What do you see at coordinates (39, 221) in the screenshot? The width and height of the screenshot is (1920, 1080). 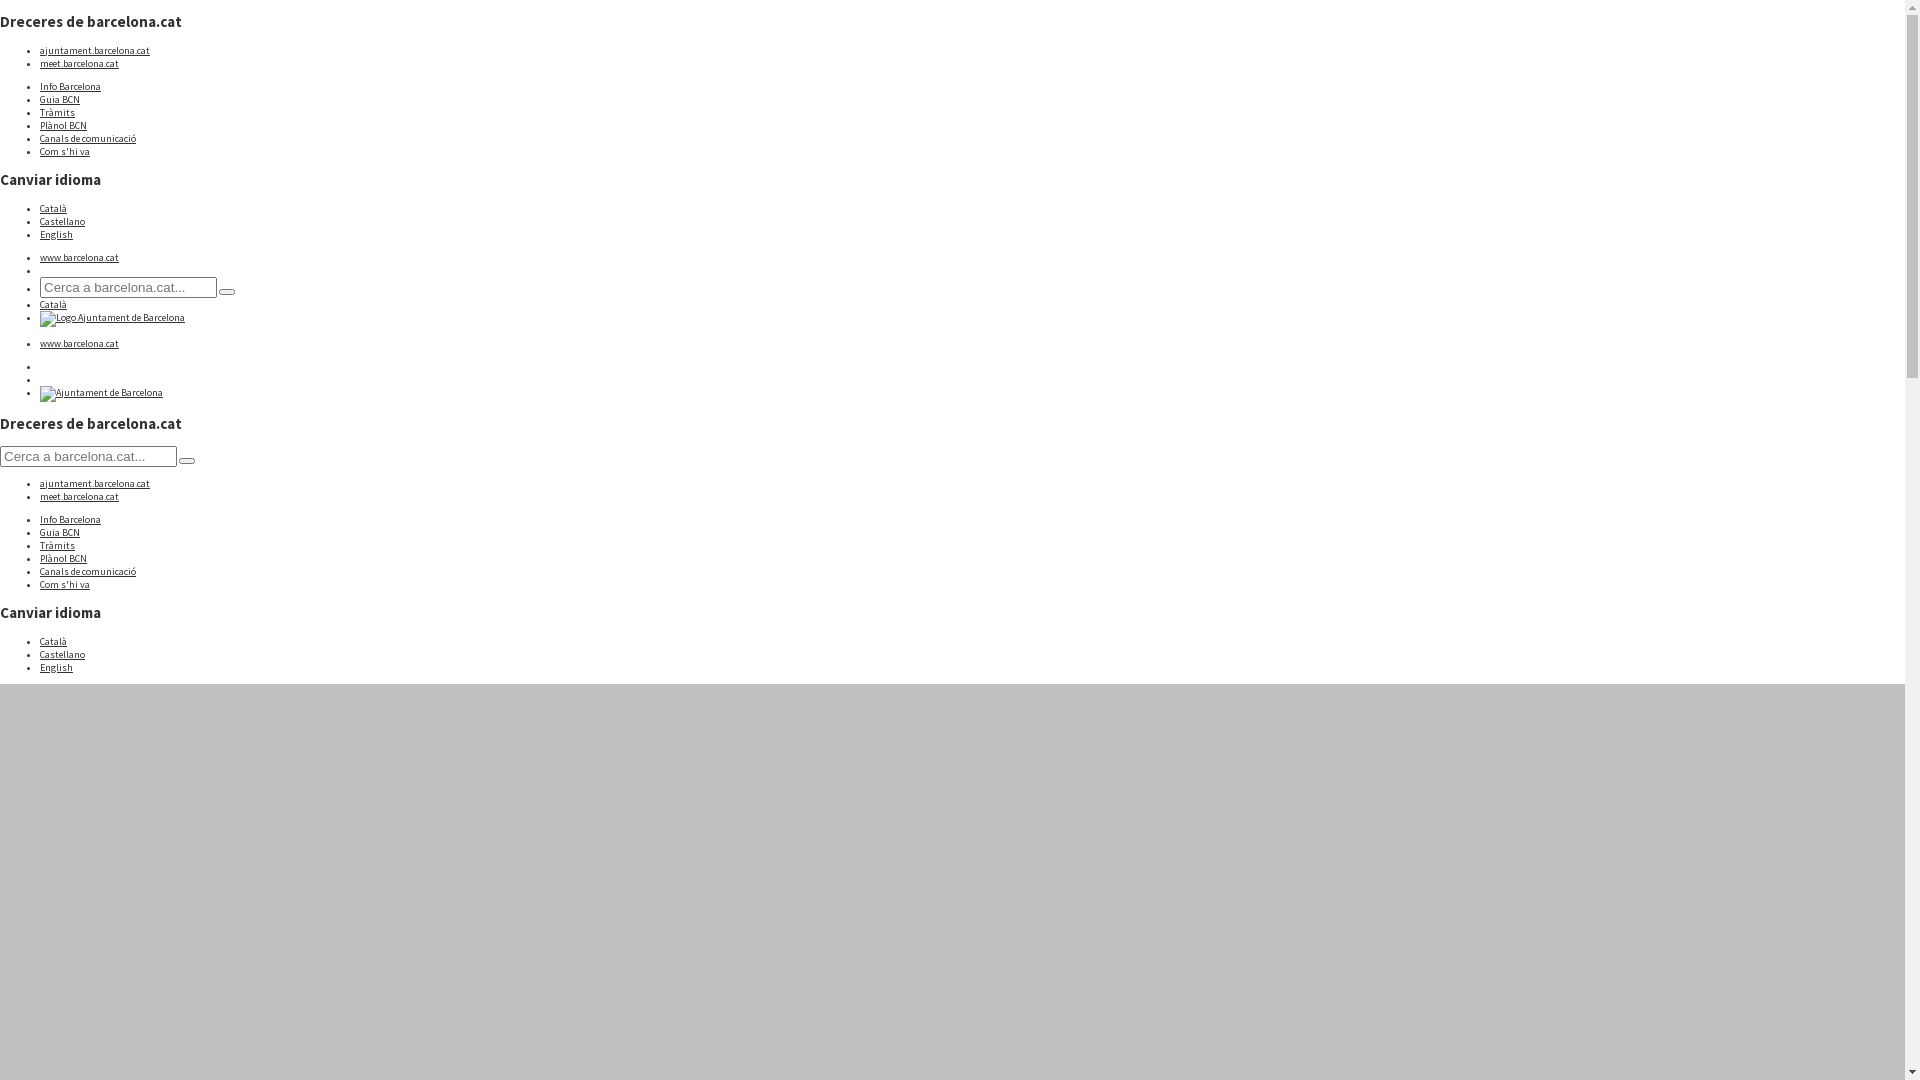 I see `'Castellano'` at bounding box center [39, 221].